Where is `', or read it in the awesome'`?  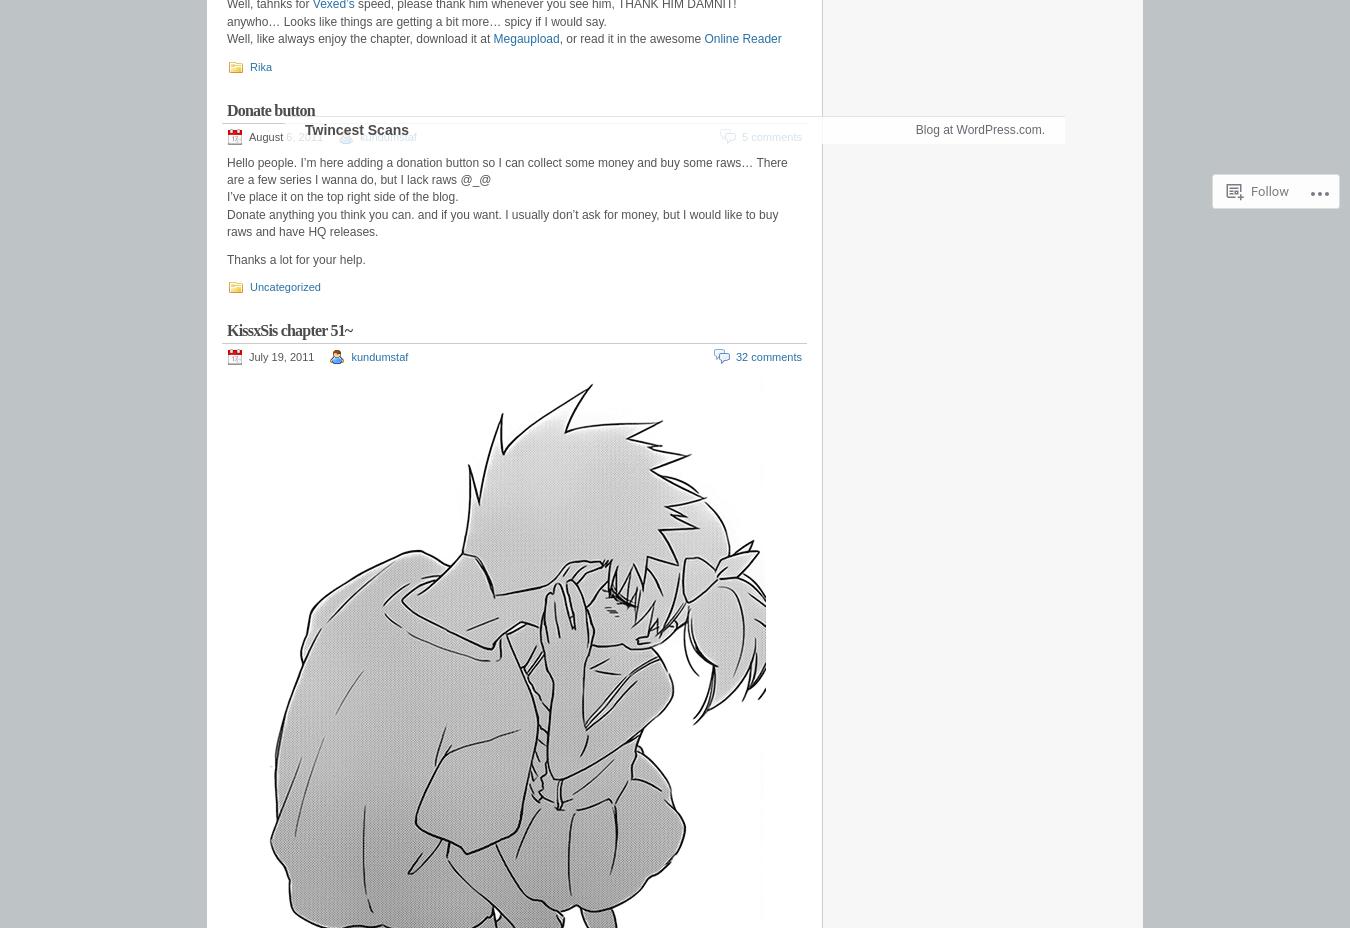
', or read it in the awesome' is located at coordinates (631, 37).